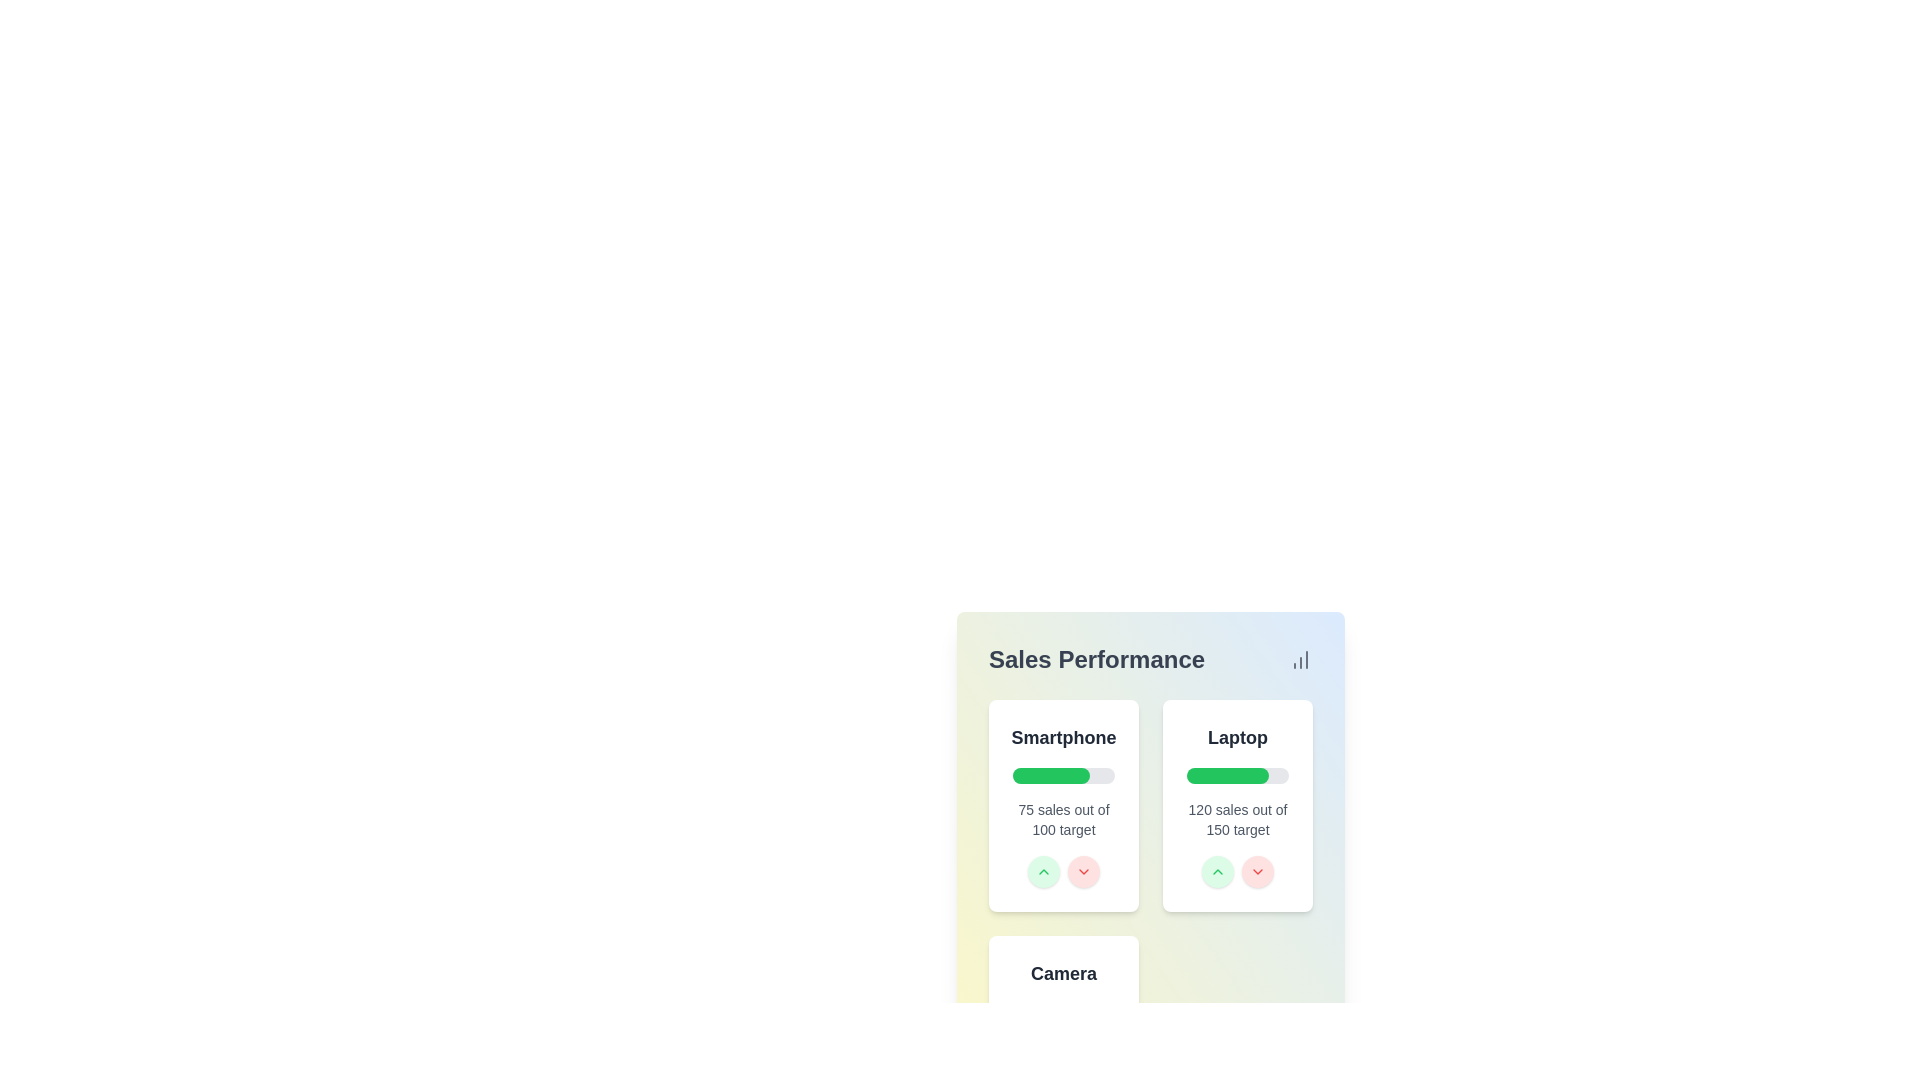 The width and height of the screenshot is (1920, 1080). What do you see at coordinates (1237, 870) in the screenshot?
I see `the right button in the group of buttons located at the bottom center of the 'Laptop' card to decrement the sales target value` at bounding box center [1237, 870].